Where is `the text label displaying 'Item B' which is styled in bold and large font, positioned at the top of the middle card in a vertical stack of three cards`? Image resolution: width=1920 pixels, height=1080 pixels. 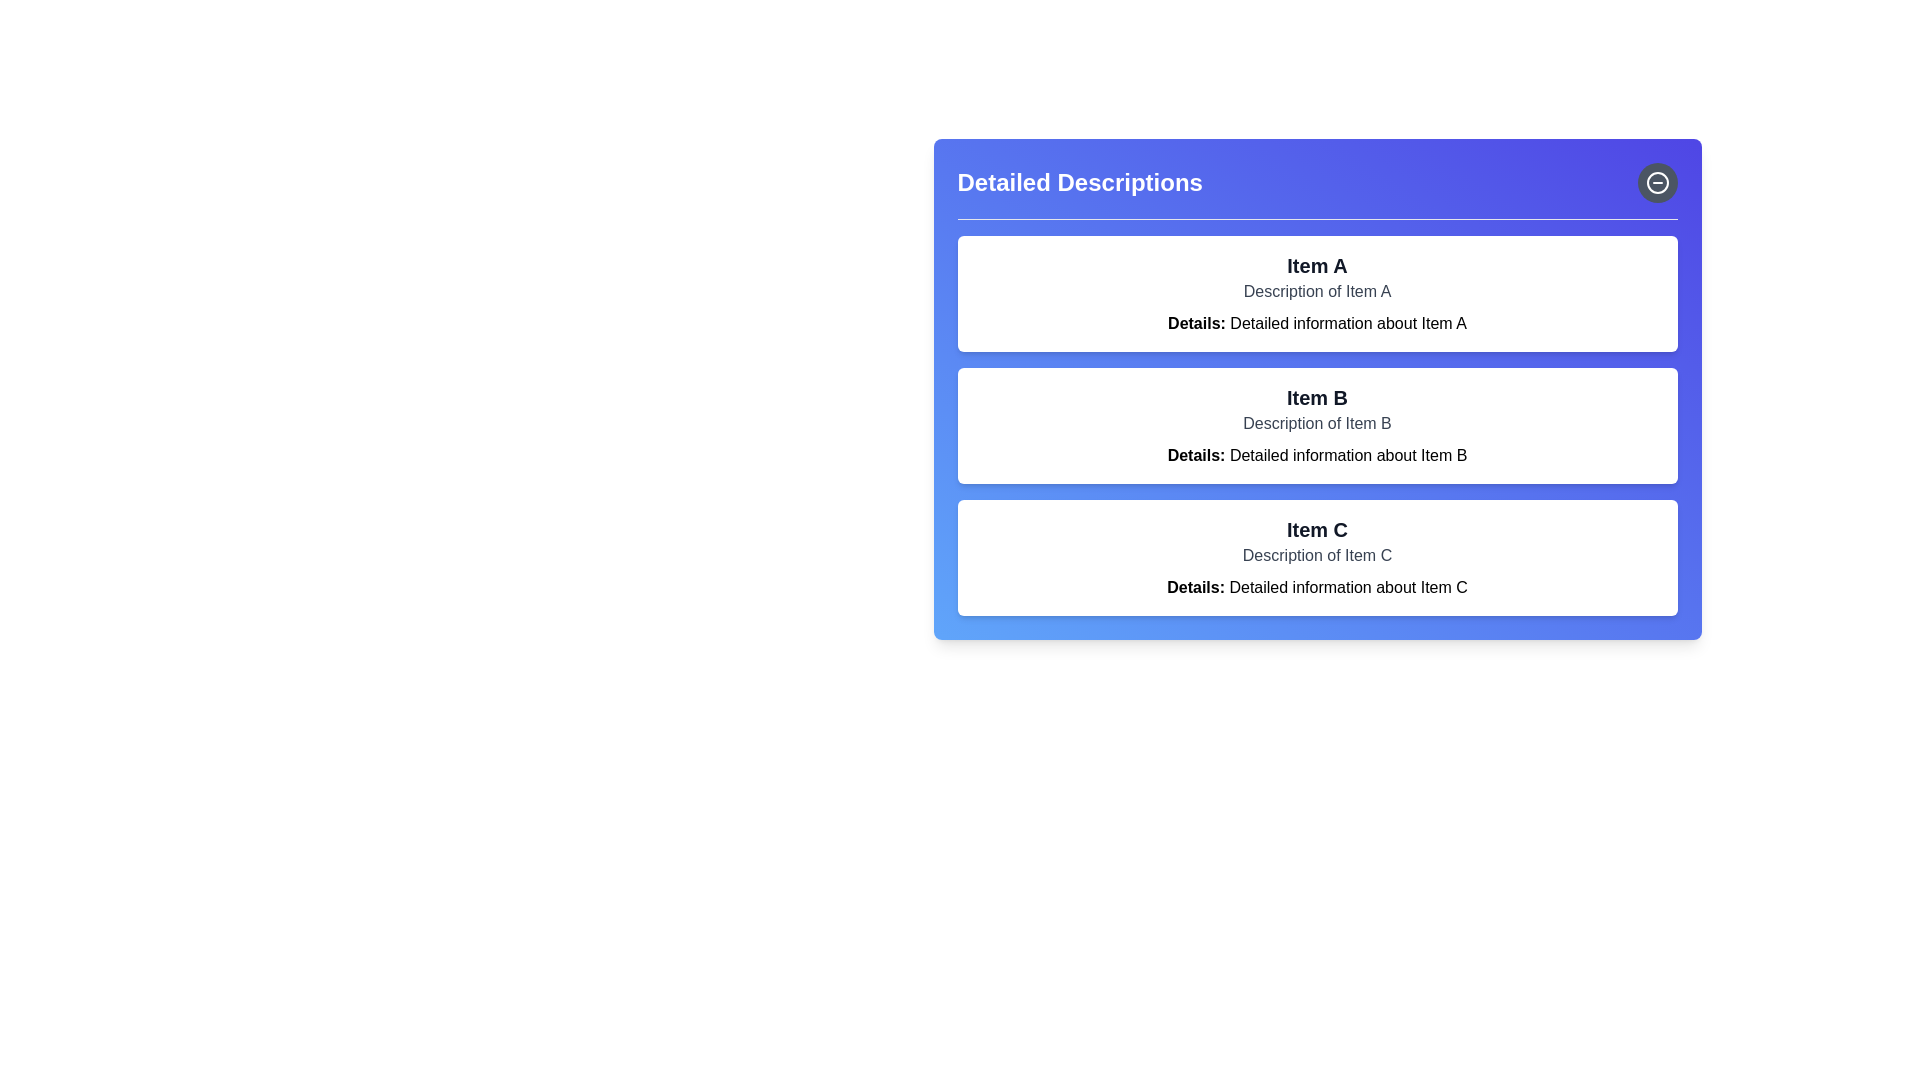 the text label displaying 'Item B' which is styled in bold and large font, positioned at the top of the middle card in a vertical stack of three cards is located at coordinates (1317, 397).